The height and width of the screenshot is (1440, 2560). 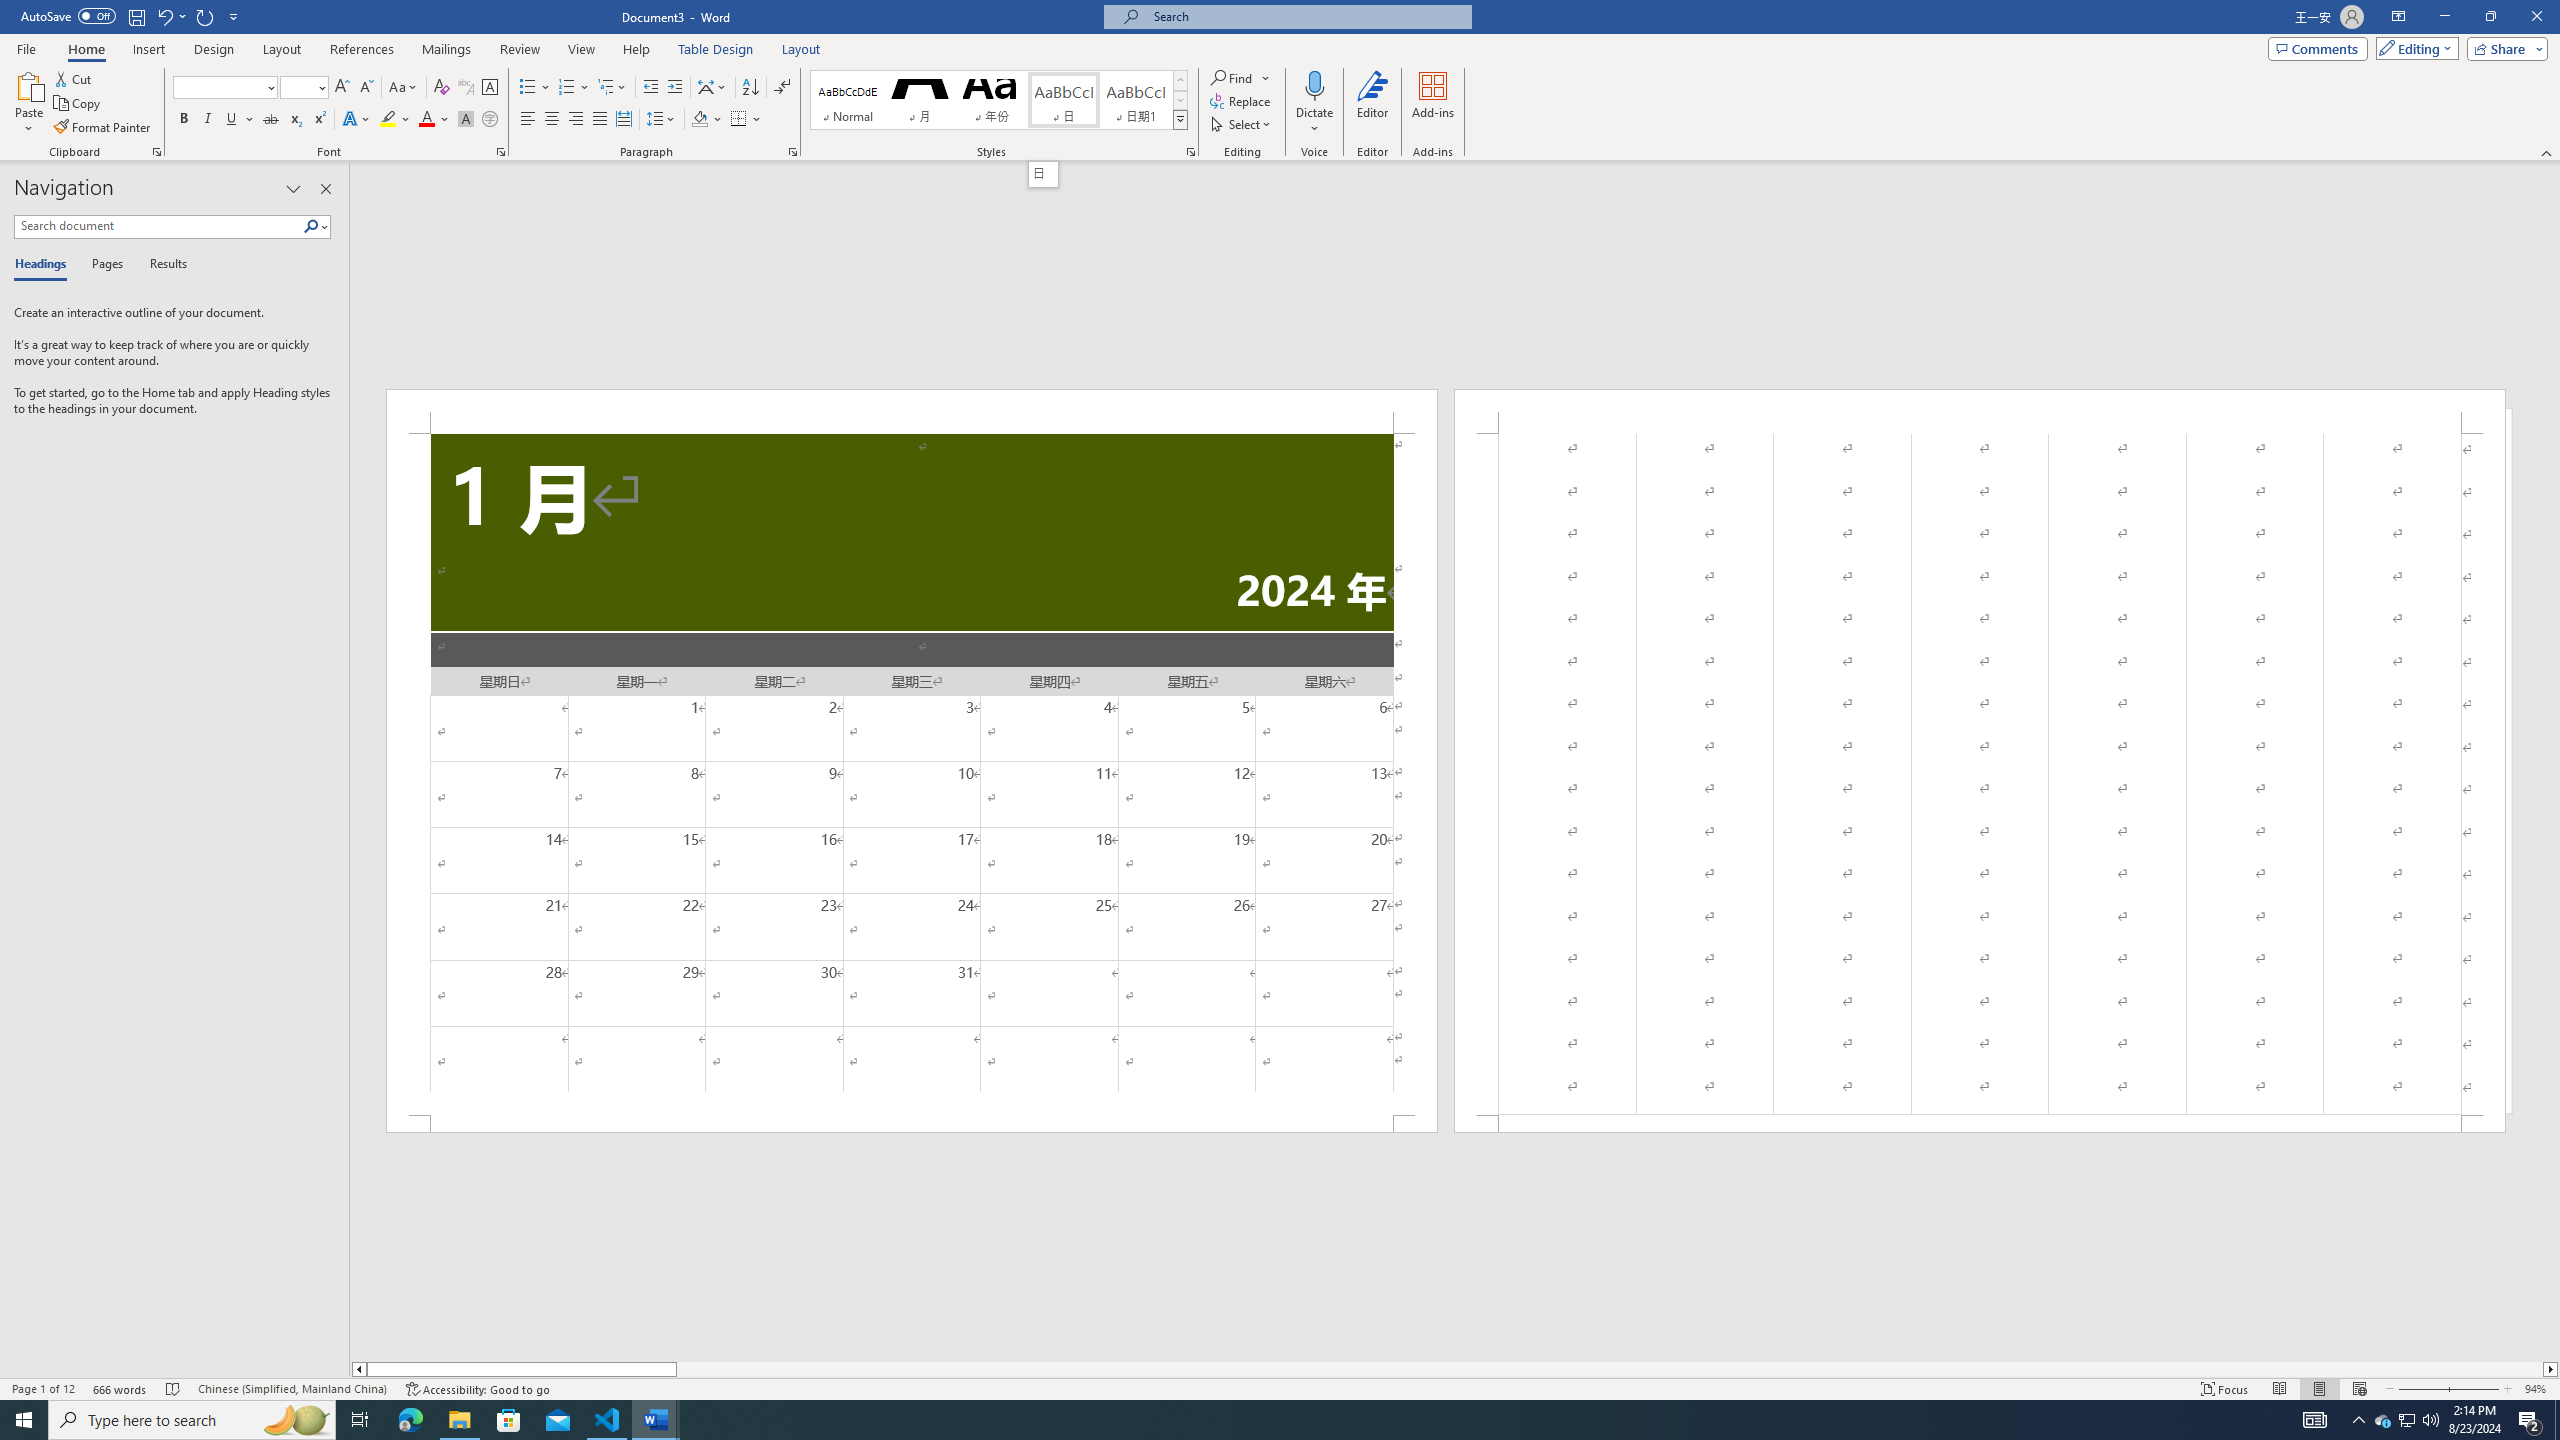 I want to click on 'Header -Section 1-', so click(x=1980, y=410).